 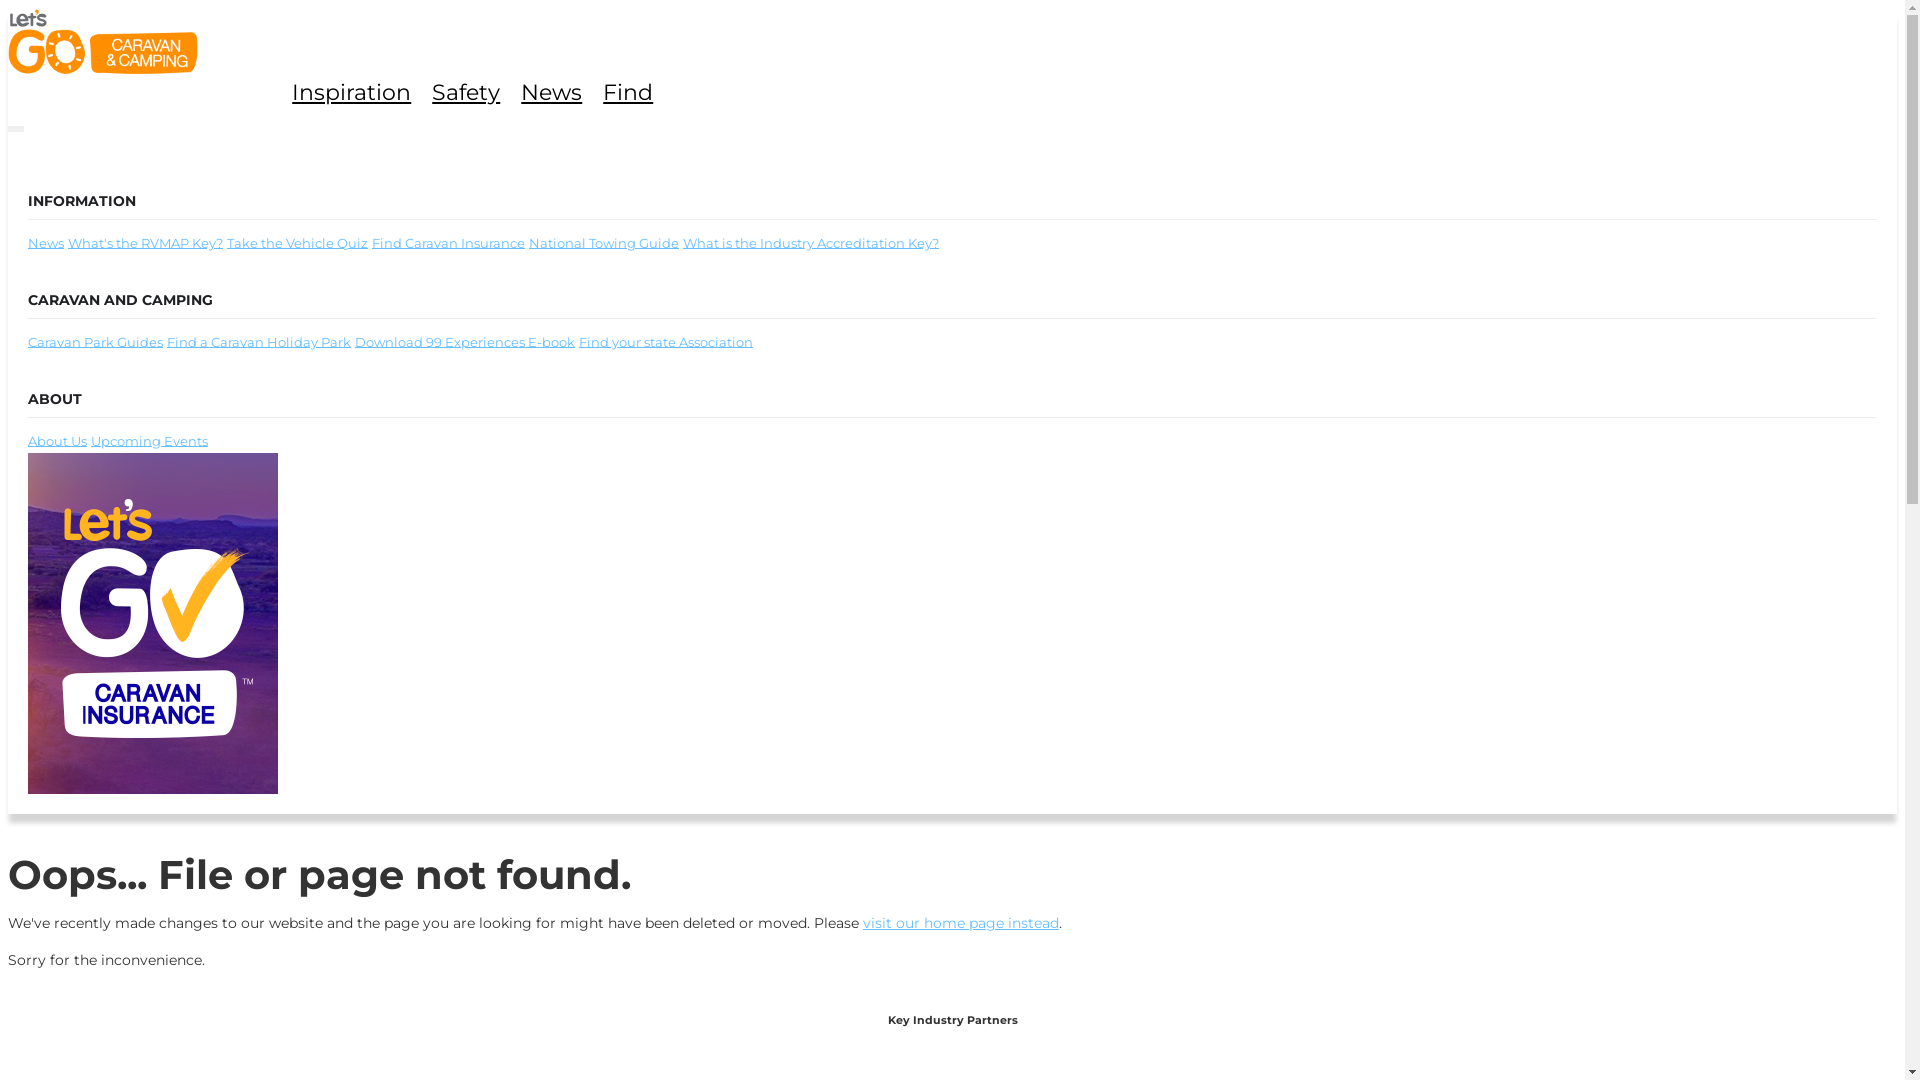 What do you see at coordinates (602, 92) in the screenshot?
I see `'Find'` at bounding box center [602, 92].